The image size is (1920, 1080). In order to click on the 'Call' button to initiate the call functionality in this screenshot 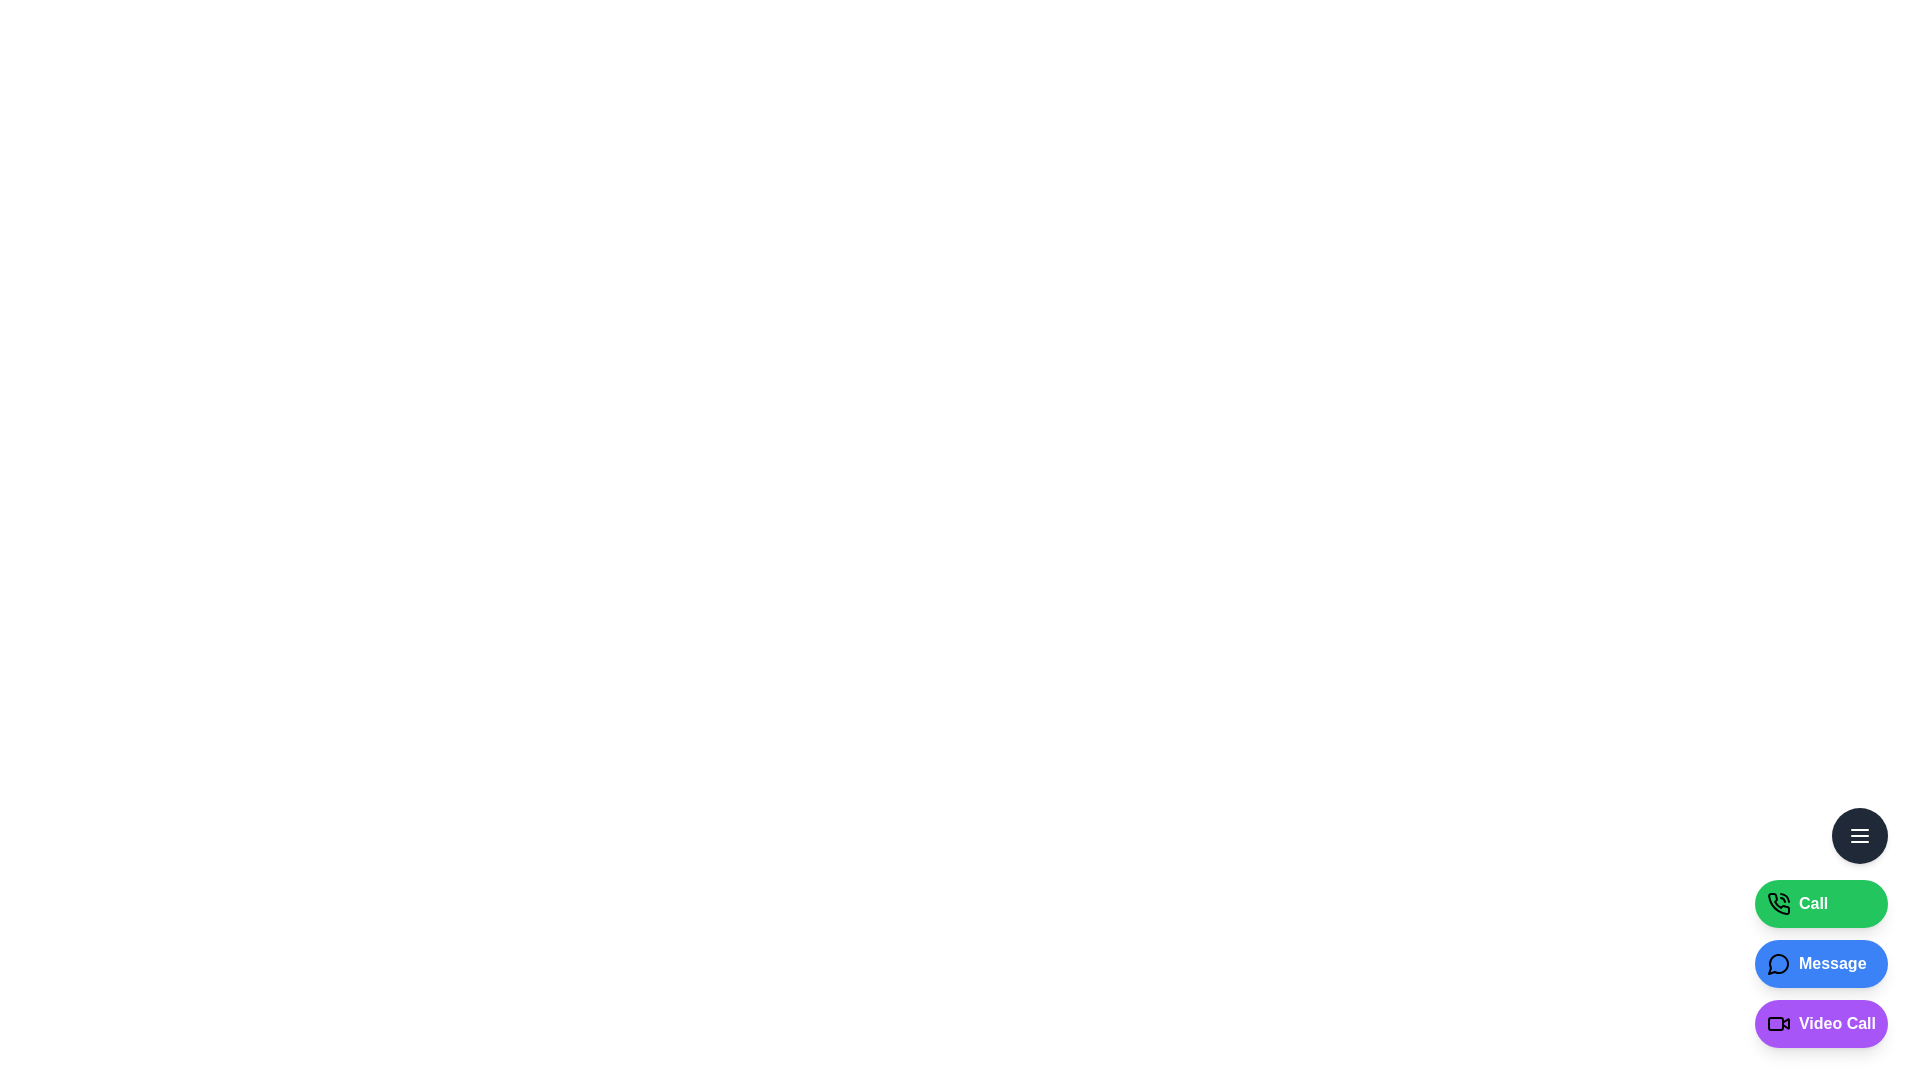, I will do `click(1820, 903)`.